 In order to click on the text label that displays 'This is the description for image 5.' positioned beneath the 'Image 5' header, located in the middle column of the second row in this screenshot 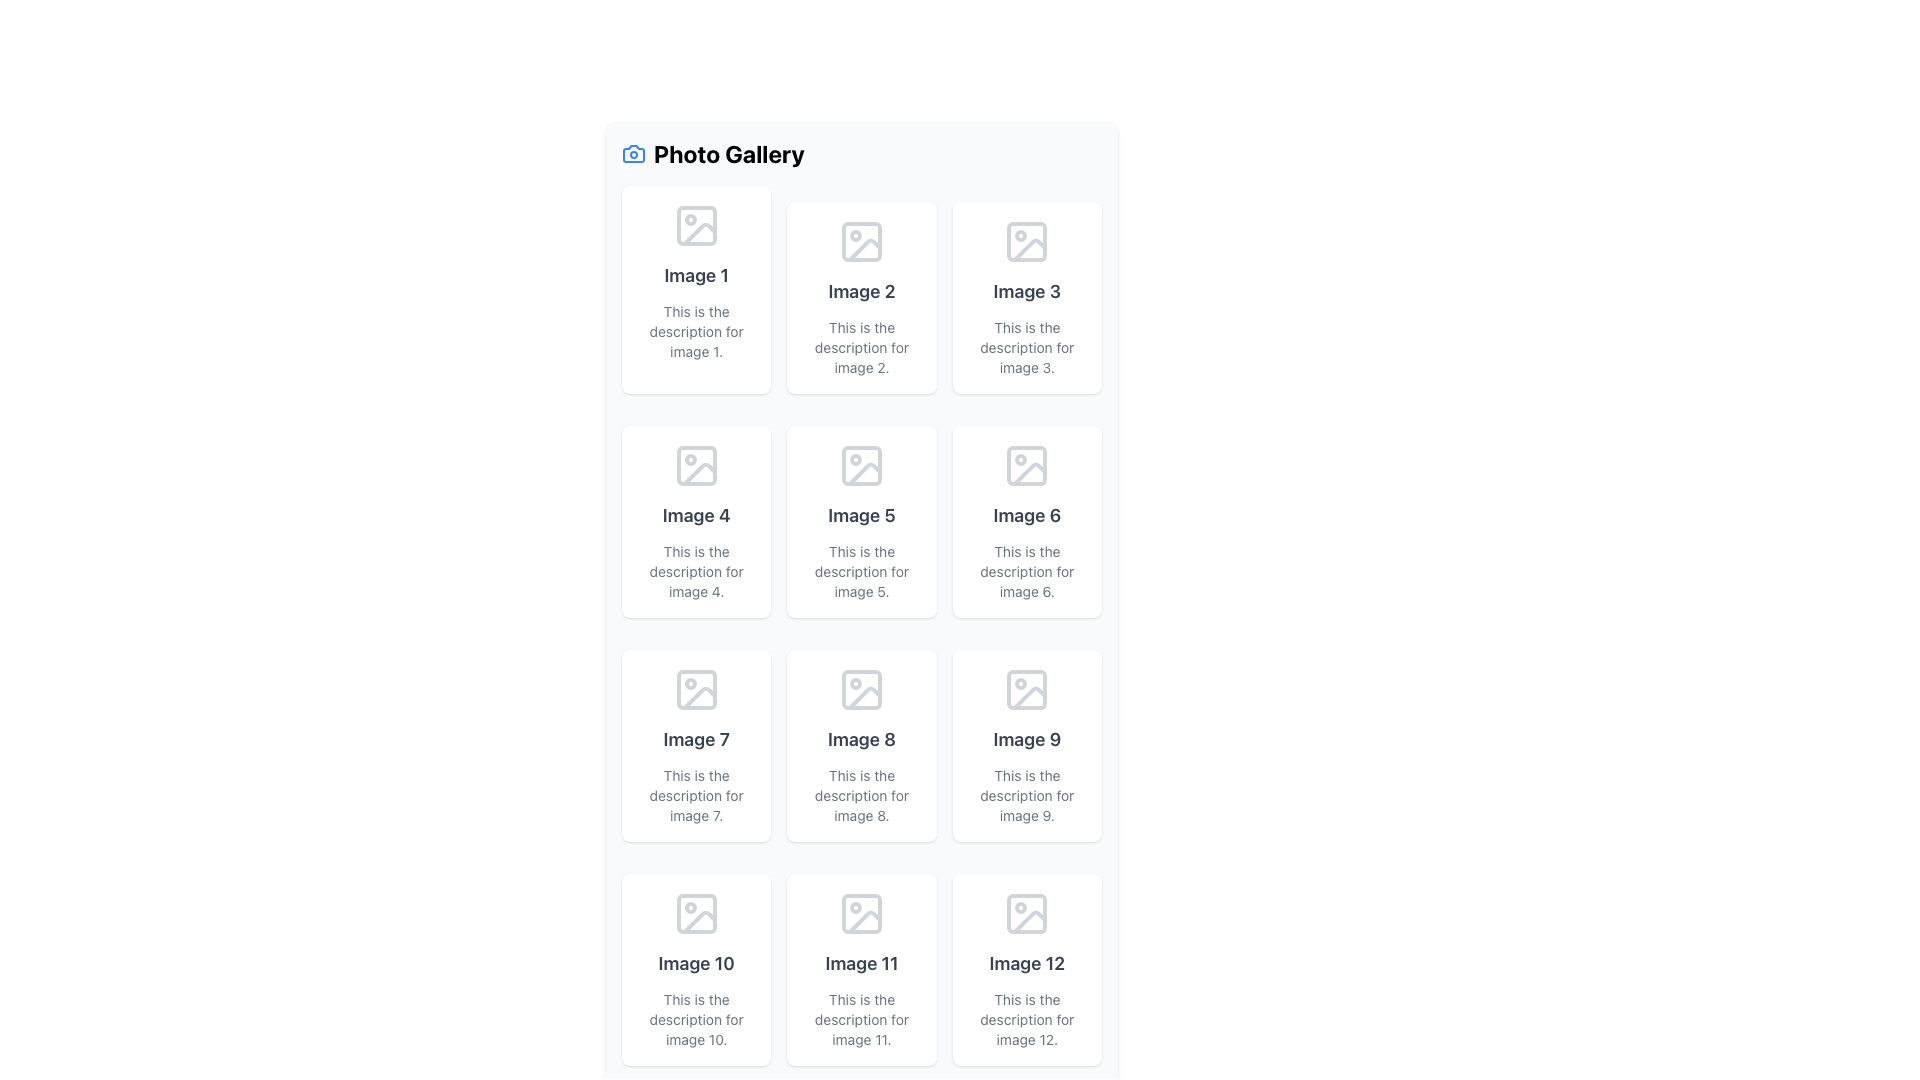, I will do `click(862, 571)`.